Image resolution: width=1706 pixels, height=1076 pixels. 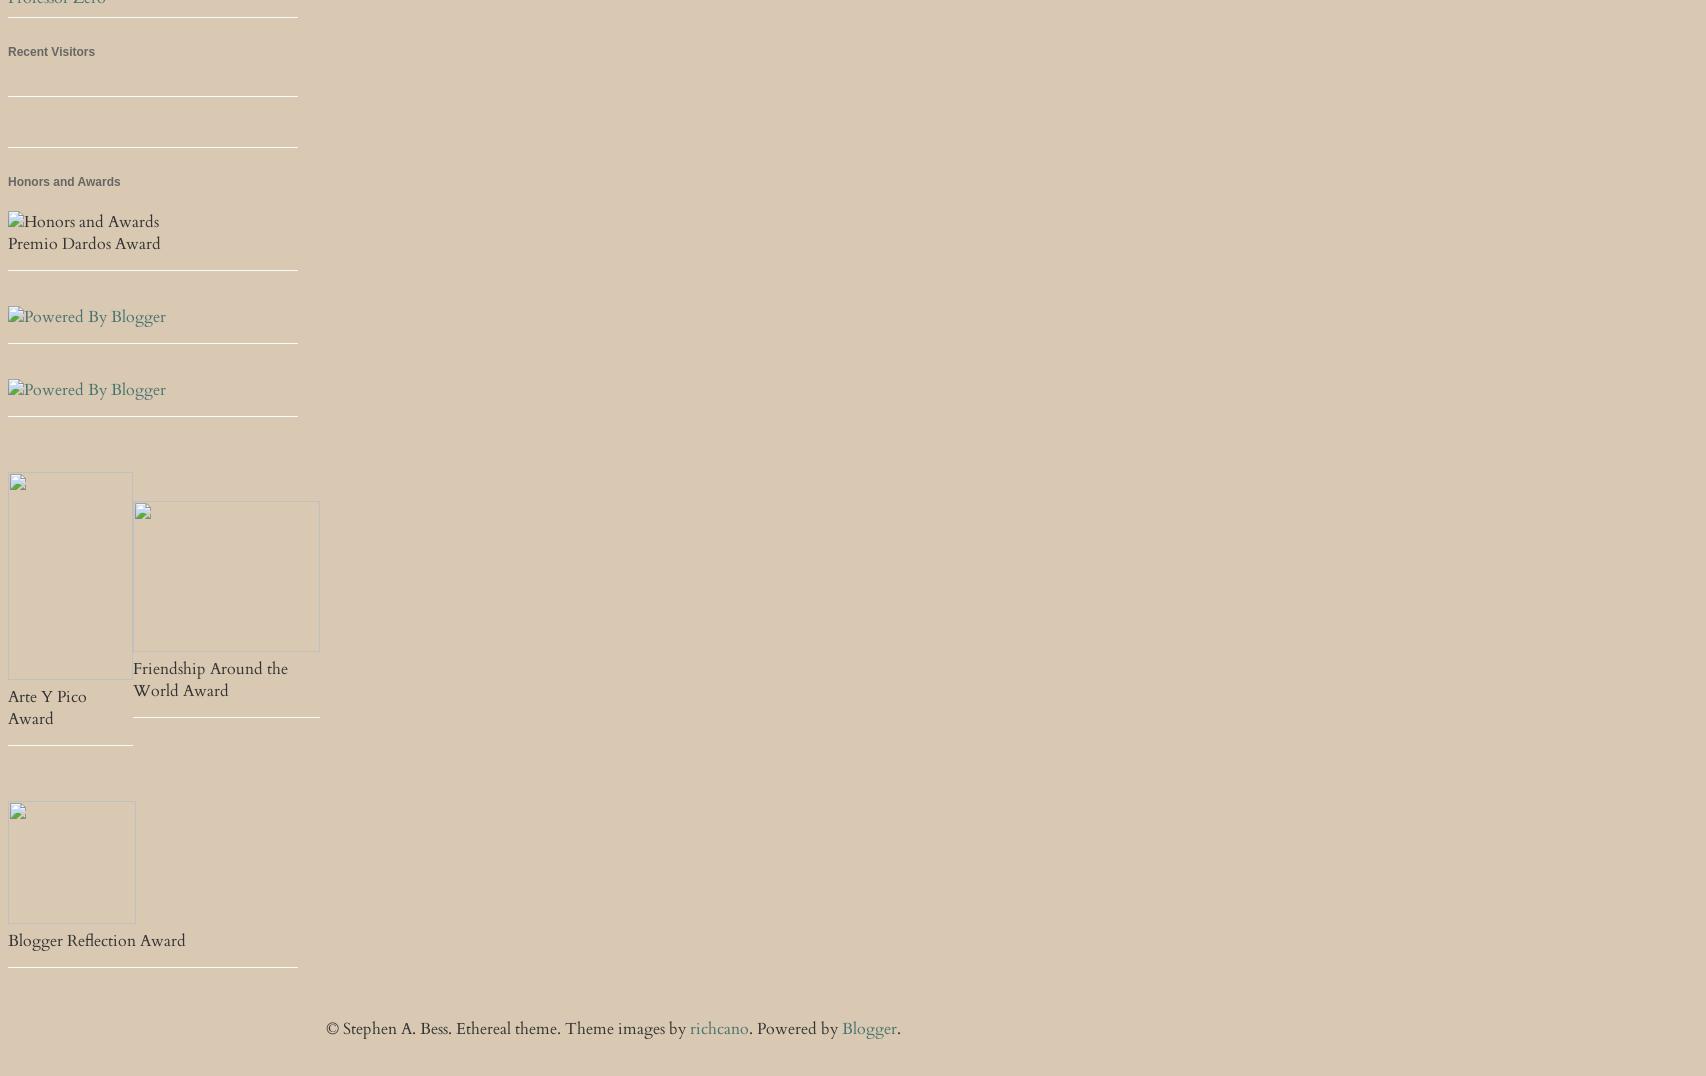 I want to click on 'Blogger Reflection Award', so click(x=97, y=939).